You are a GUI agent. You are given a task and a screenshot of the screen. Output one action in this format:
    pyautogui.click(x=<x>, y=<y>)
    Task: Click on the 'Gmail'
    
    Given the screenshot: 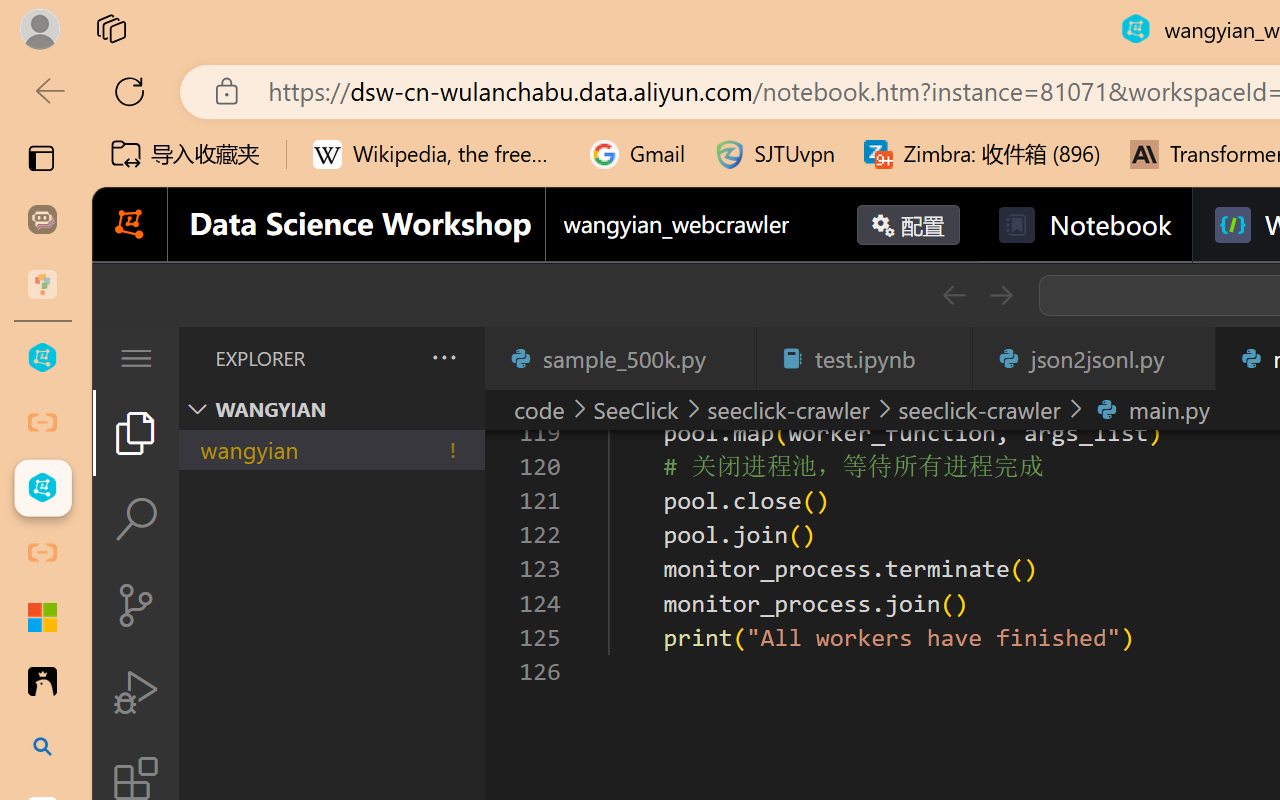 What is the action you would take?
    pyautogui.click(x=637, y=154)
    